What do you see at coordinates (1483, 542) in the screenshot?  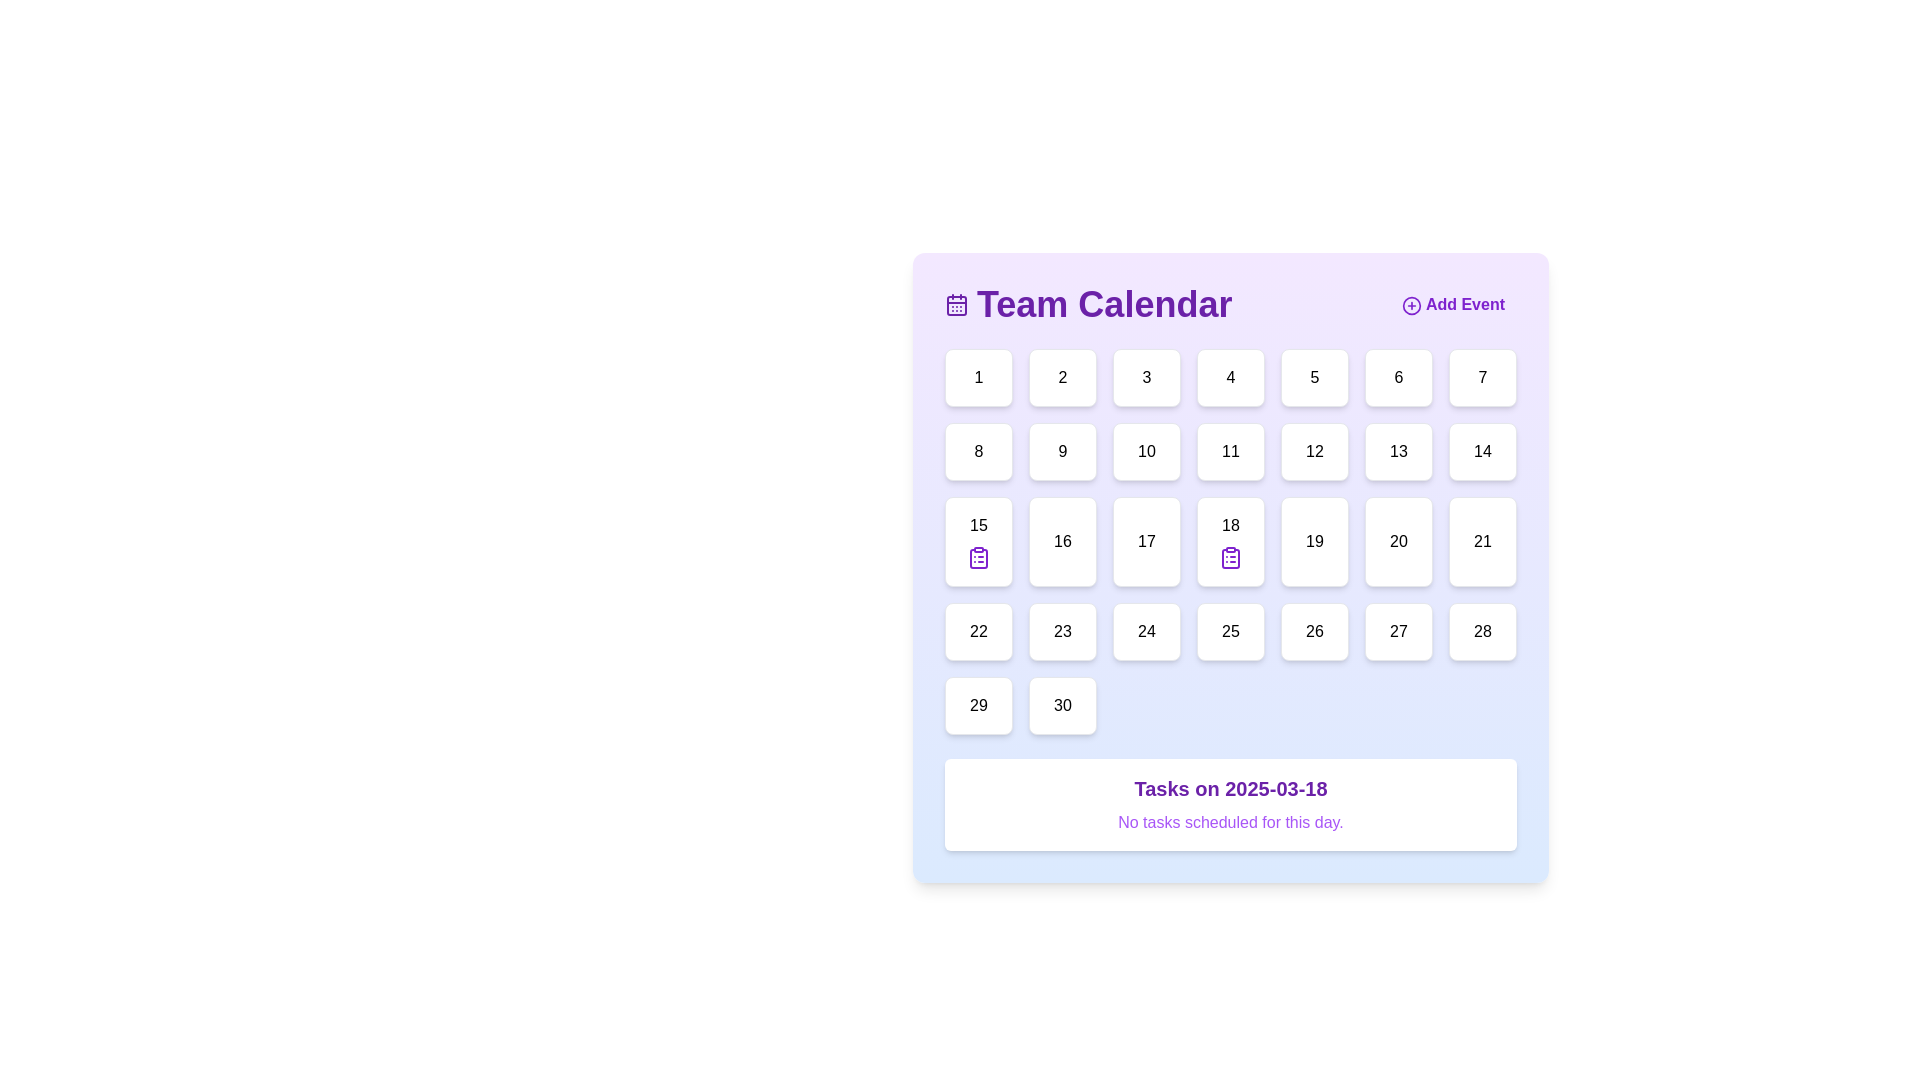 I see `the 21st day tile` at bounding box center [1483, 542].